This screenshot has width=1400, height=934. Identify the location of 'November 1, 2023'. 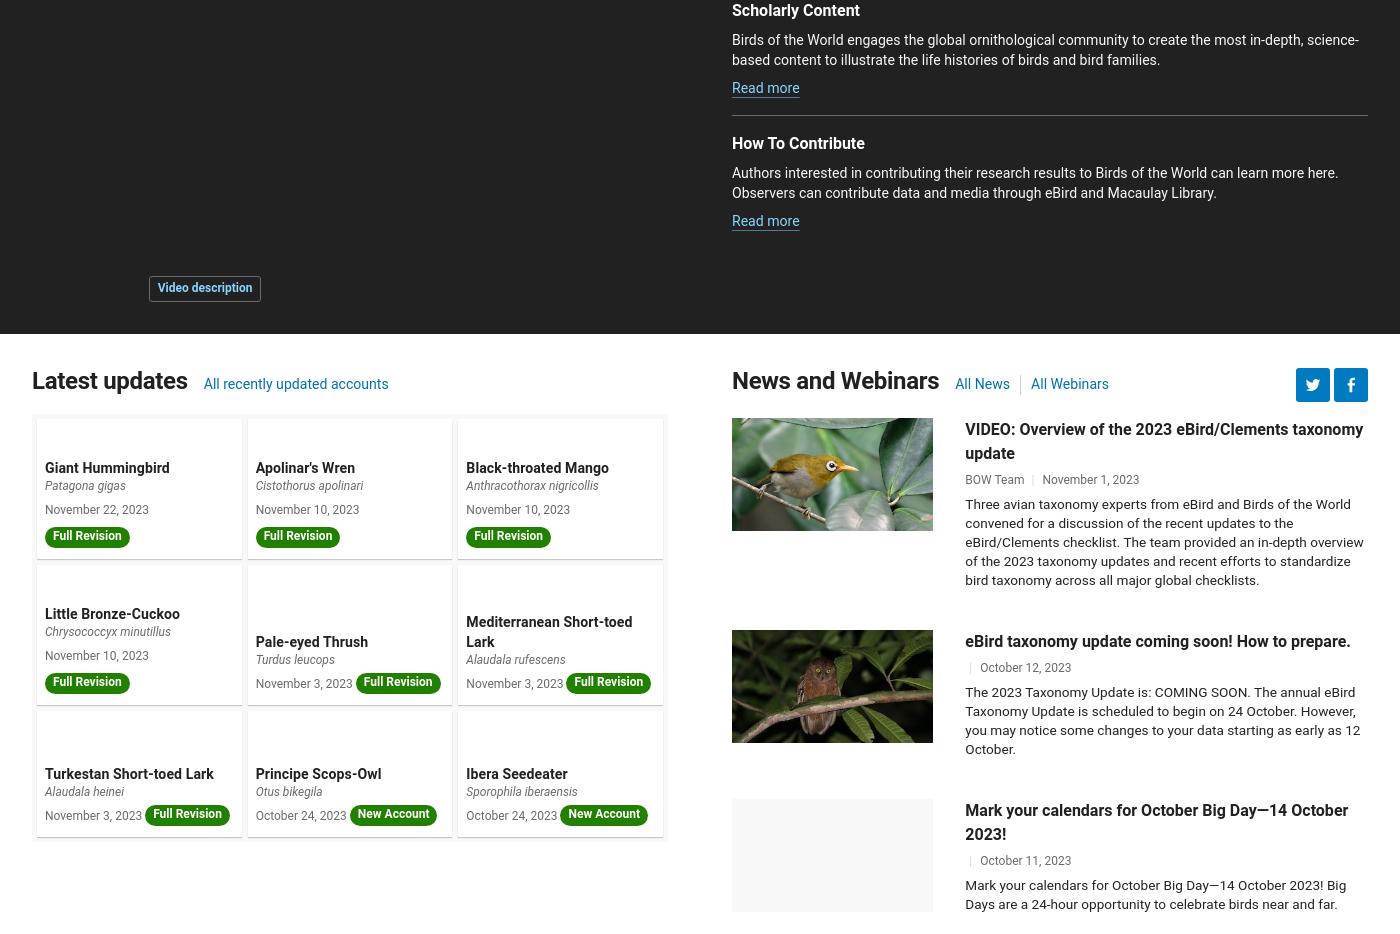
(1090, 477).